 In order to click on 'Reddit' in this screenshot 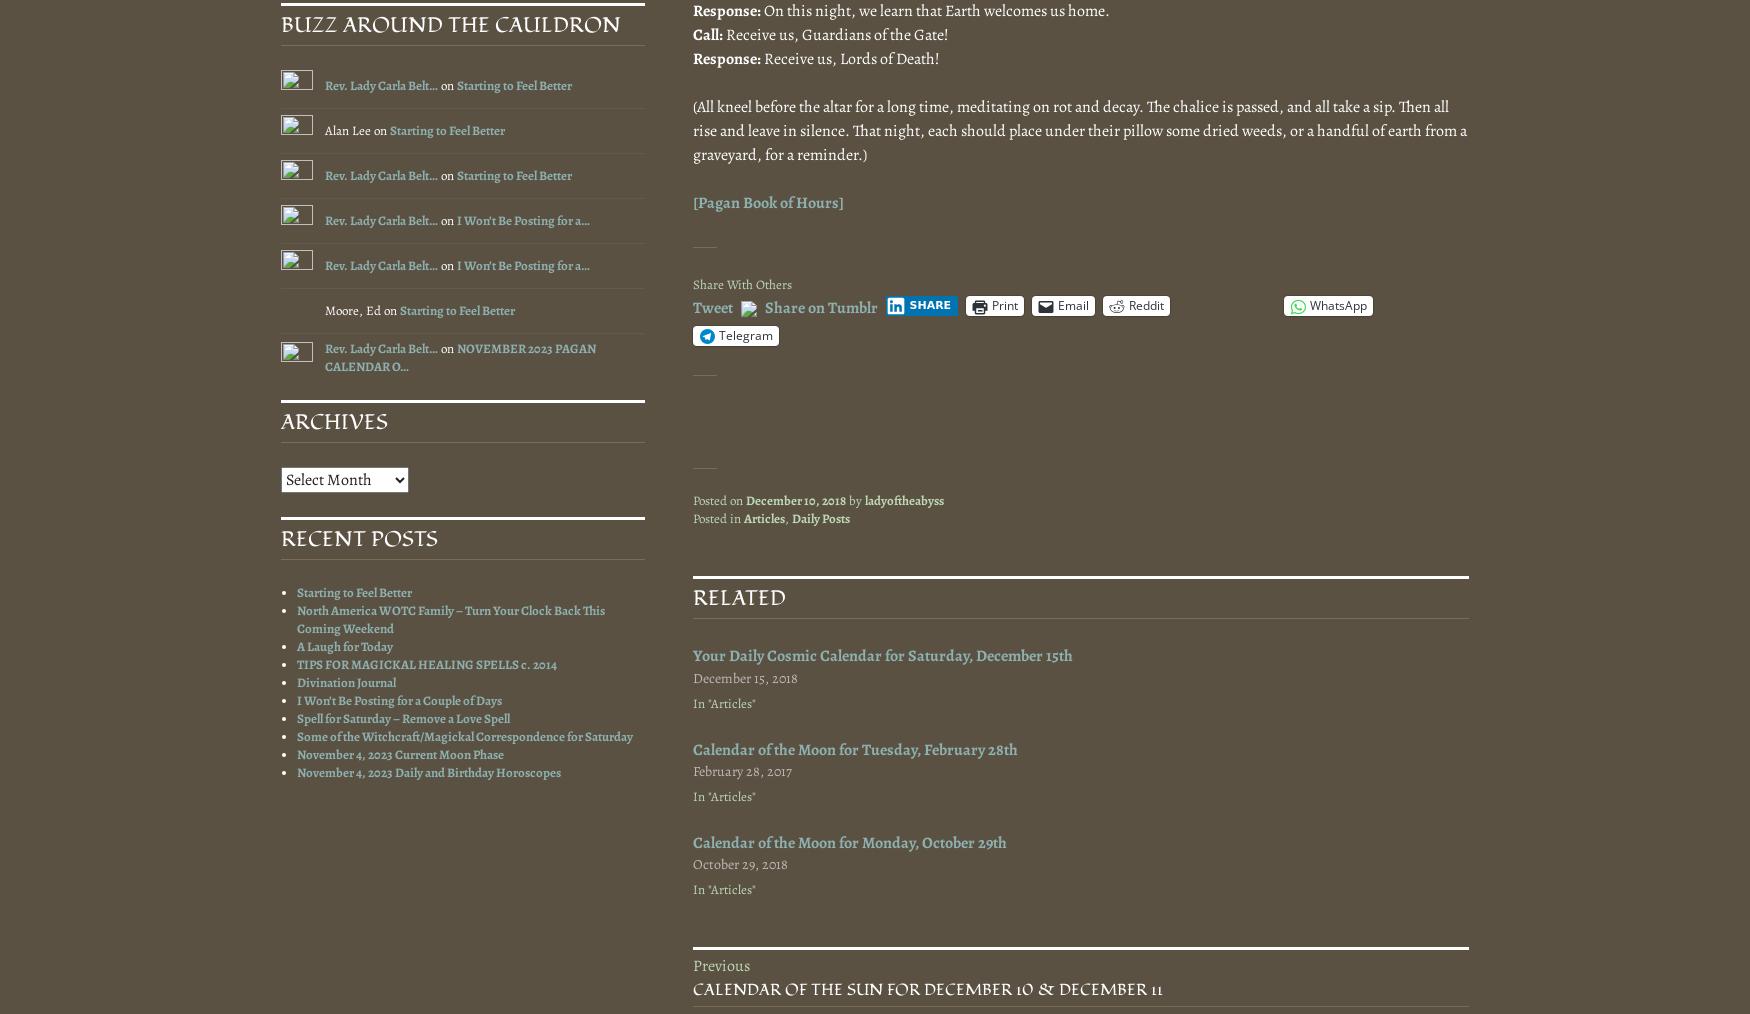, I will do `click(1145, 305)`.